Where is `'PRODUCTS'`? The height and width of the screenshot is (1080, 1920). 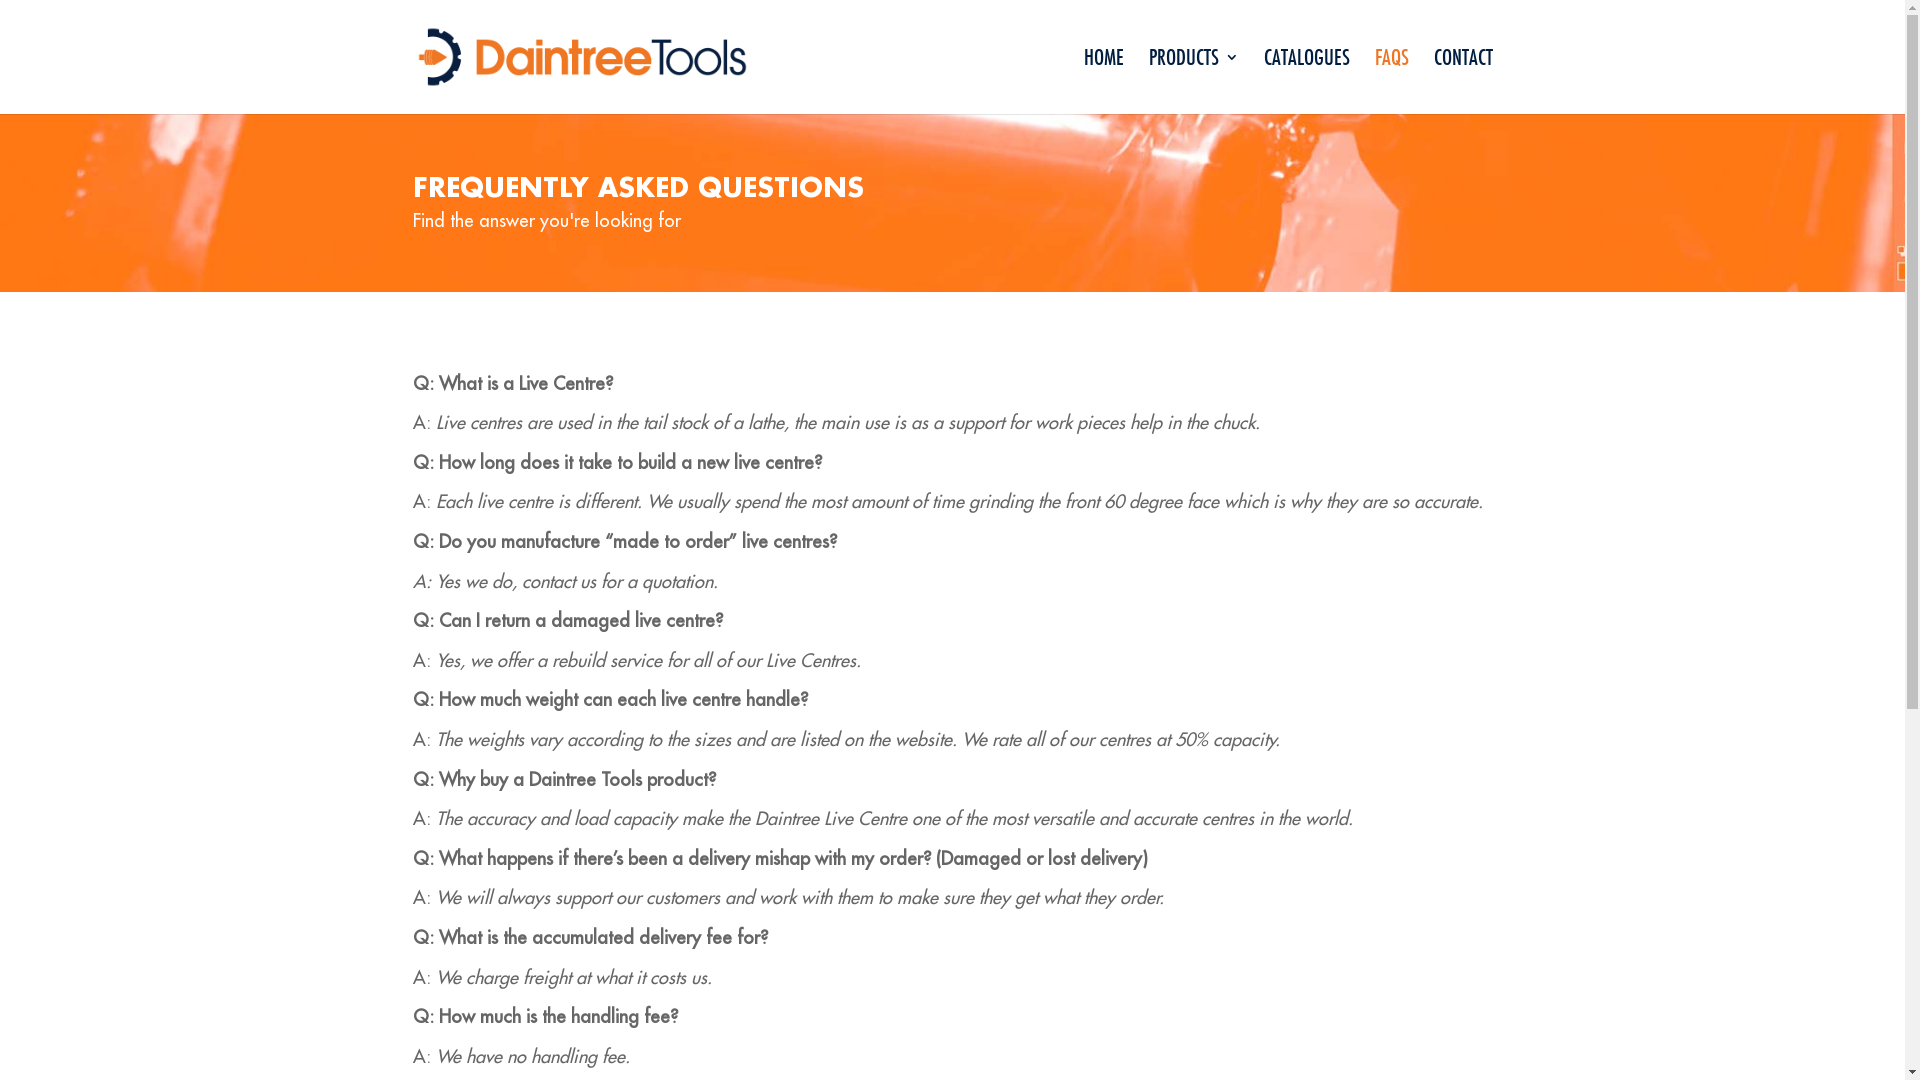
'PRODUCTS' is located at coordinates (1193, 80).